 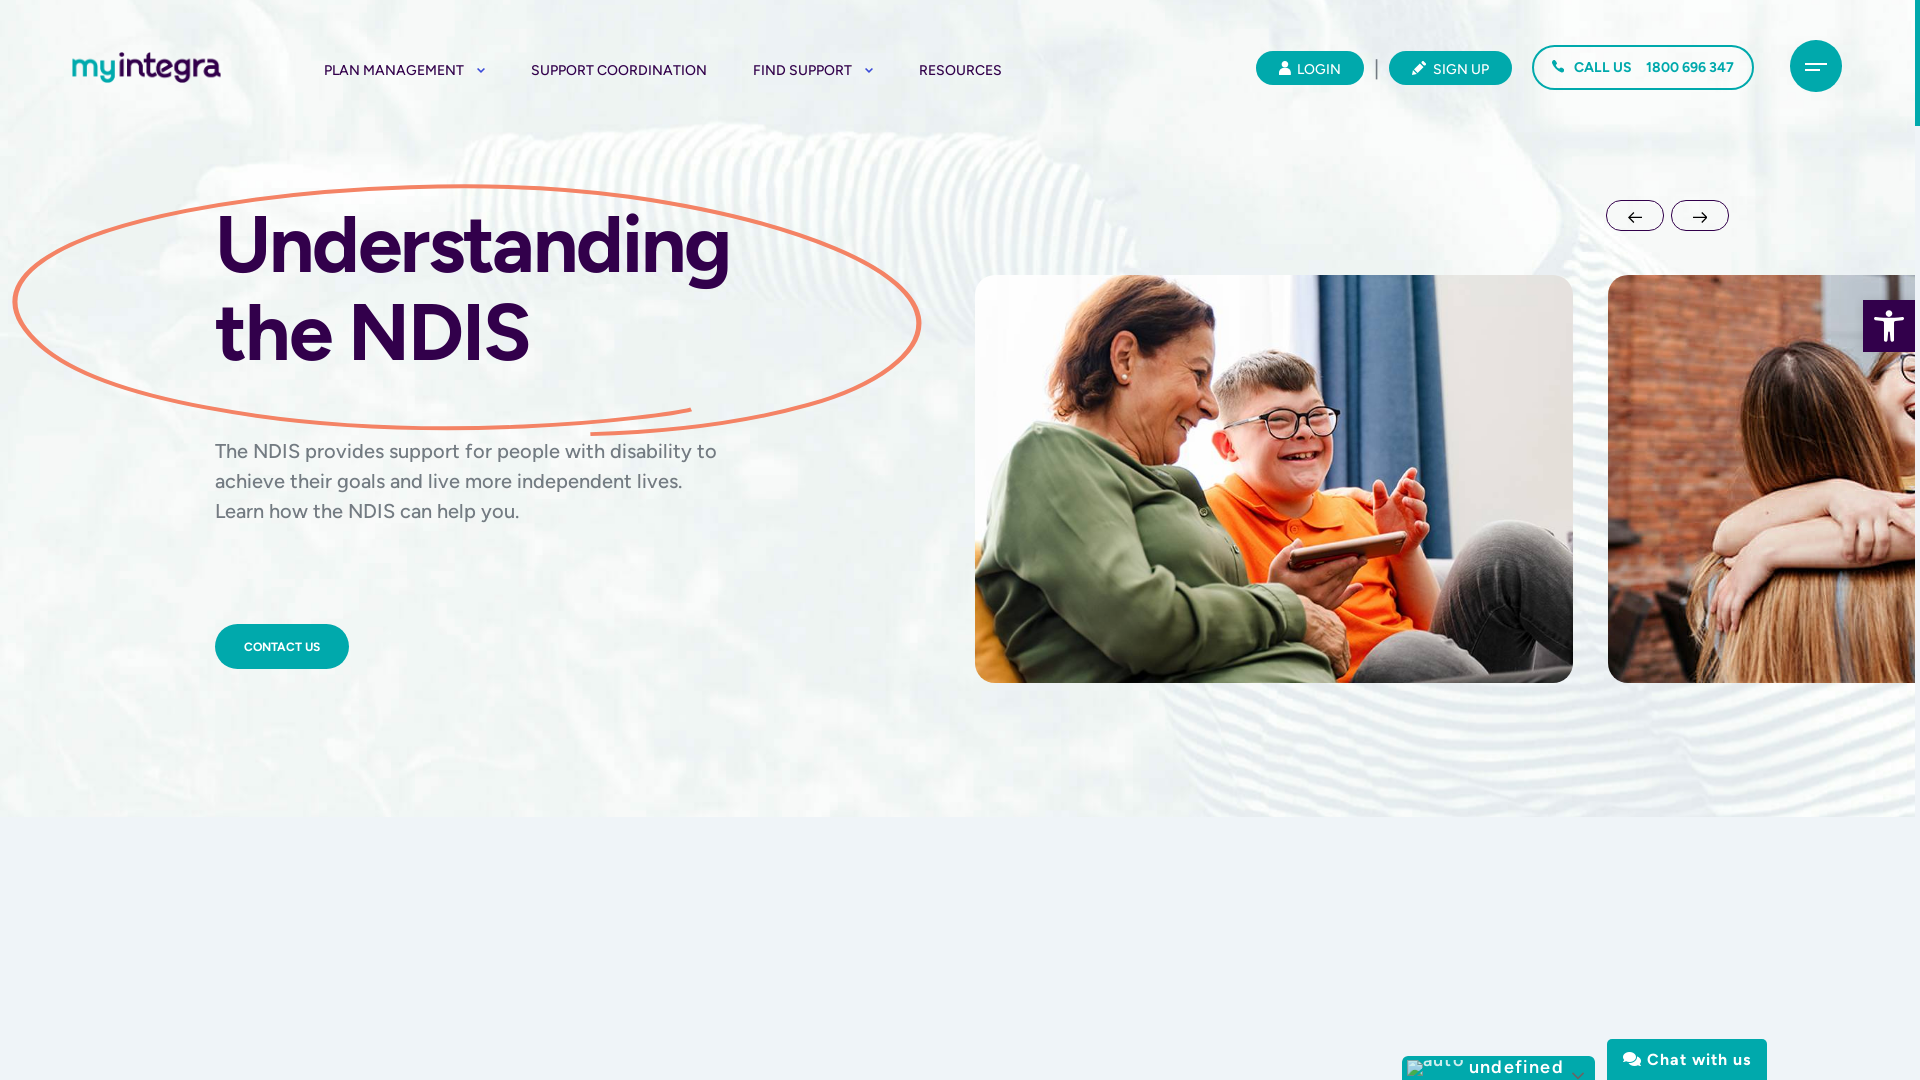 I want to click on 'FIND SUPPORT', so click(x=752, y=69).